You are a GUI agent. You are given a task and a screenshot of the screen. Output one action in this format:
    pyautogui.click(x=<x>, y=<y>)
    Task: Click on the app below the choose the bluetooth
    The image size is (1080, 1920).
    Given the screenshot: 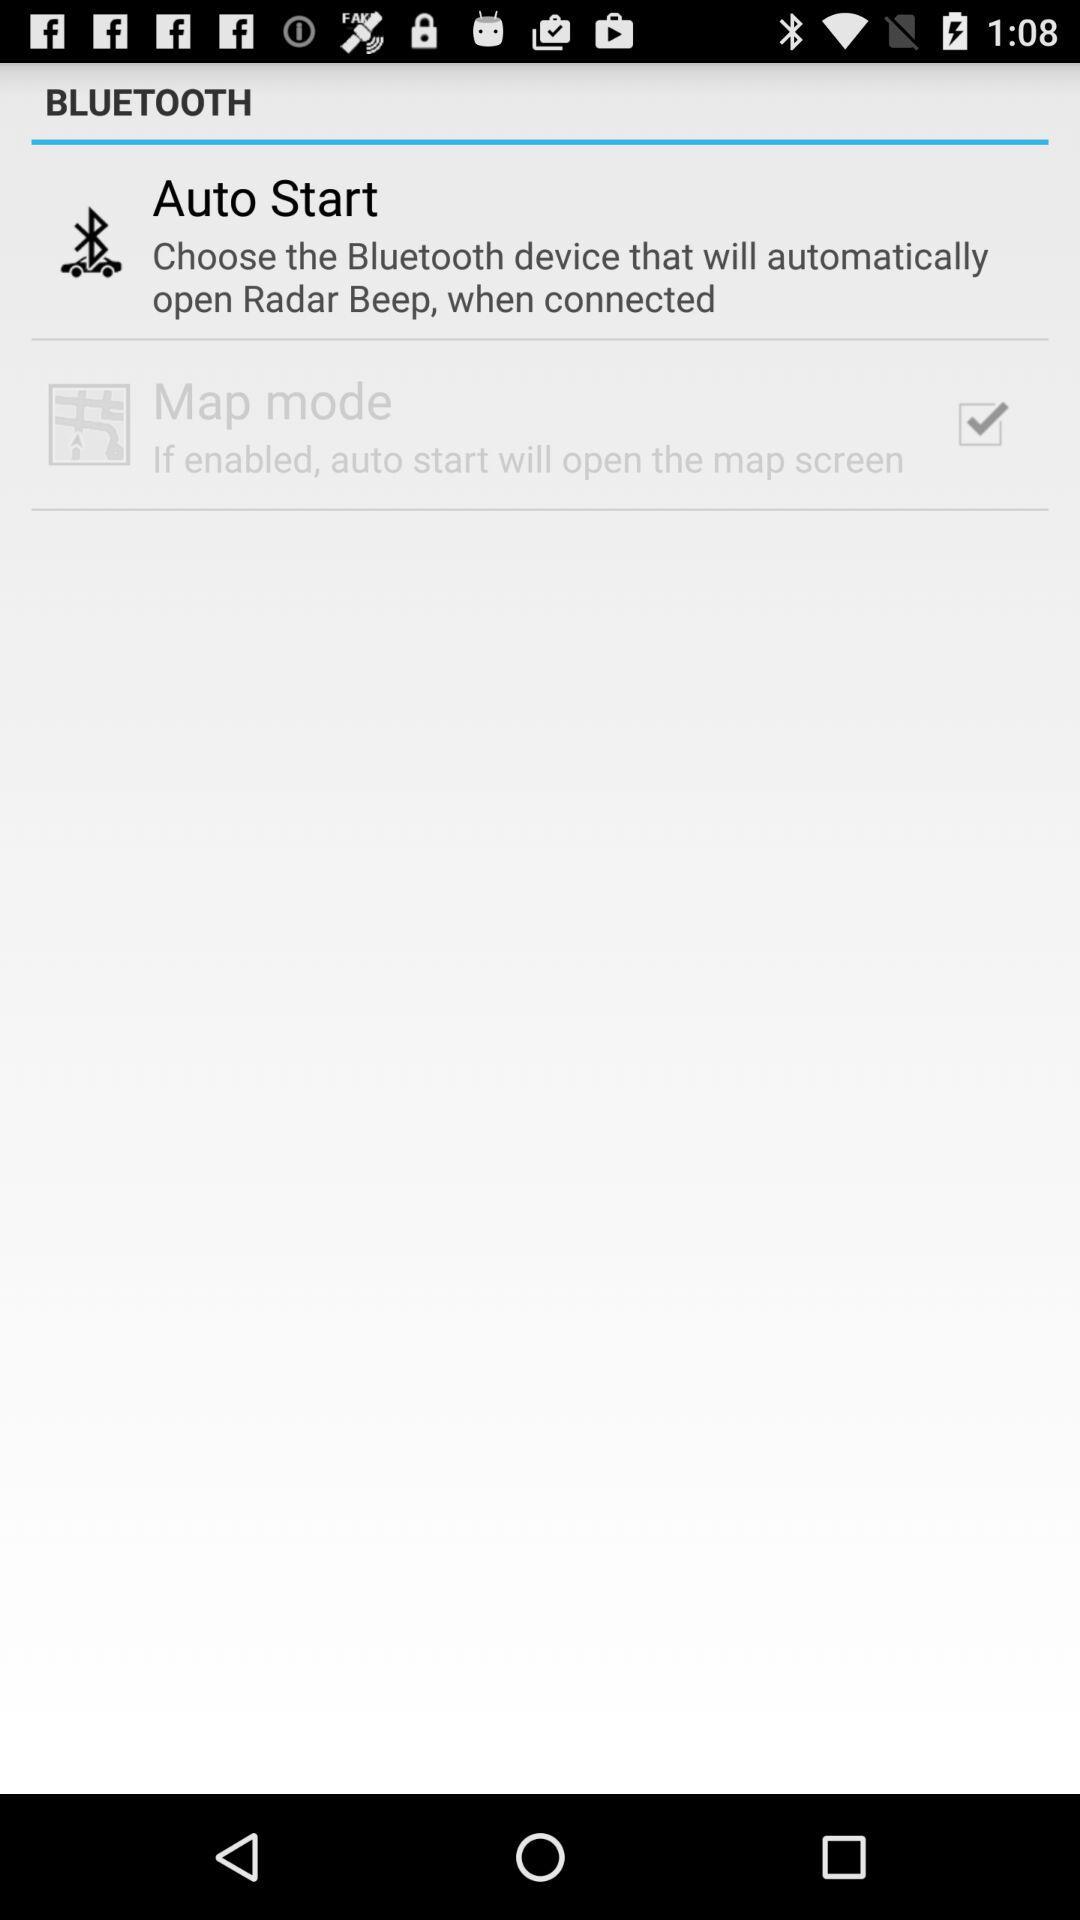 What is the action you would take?
    pyautogui.click(x=272, y=399)
    